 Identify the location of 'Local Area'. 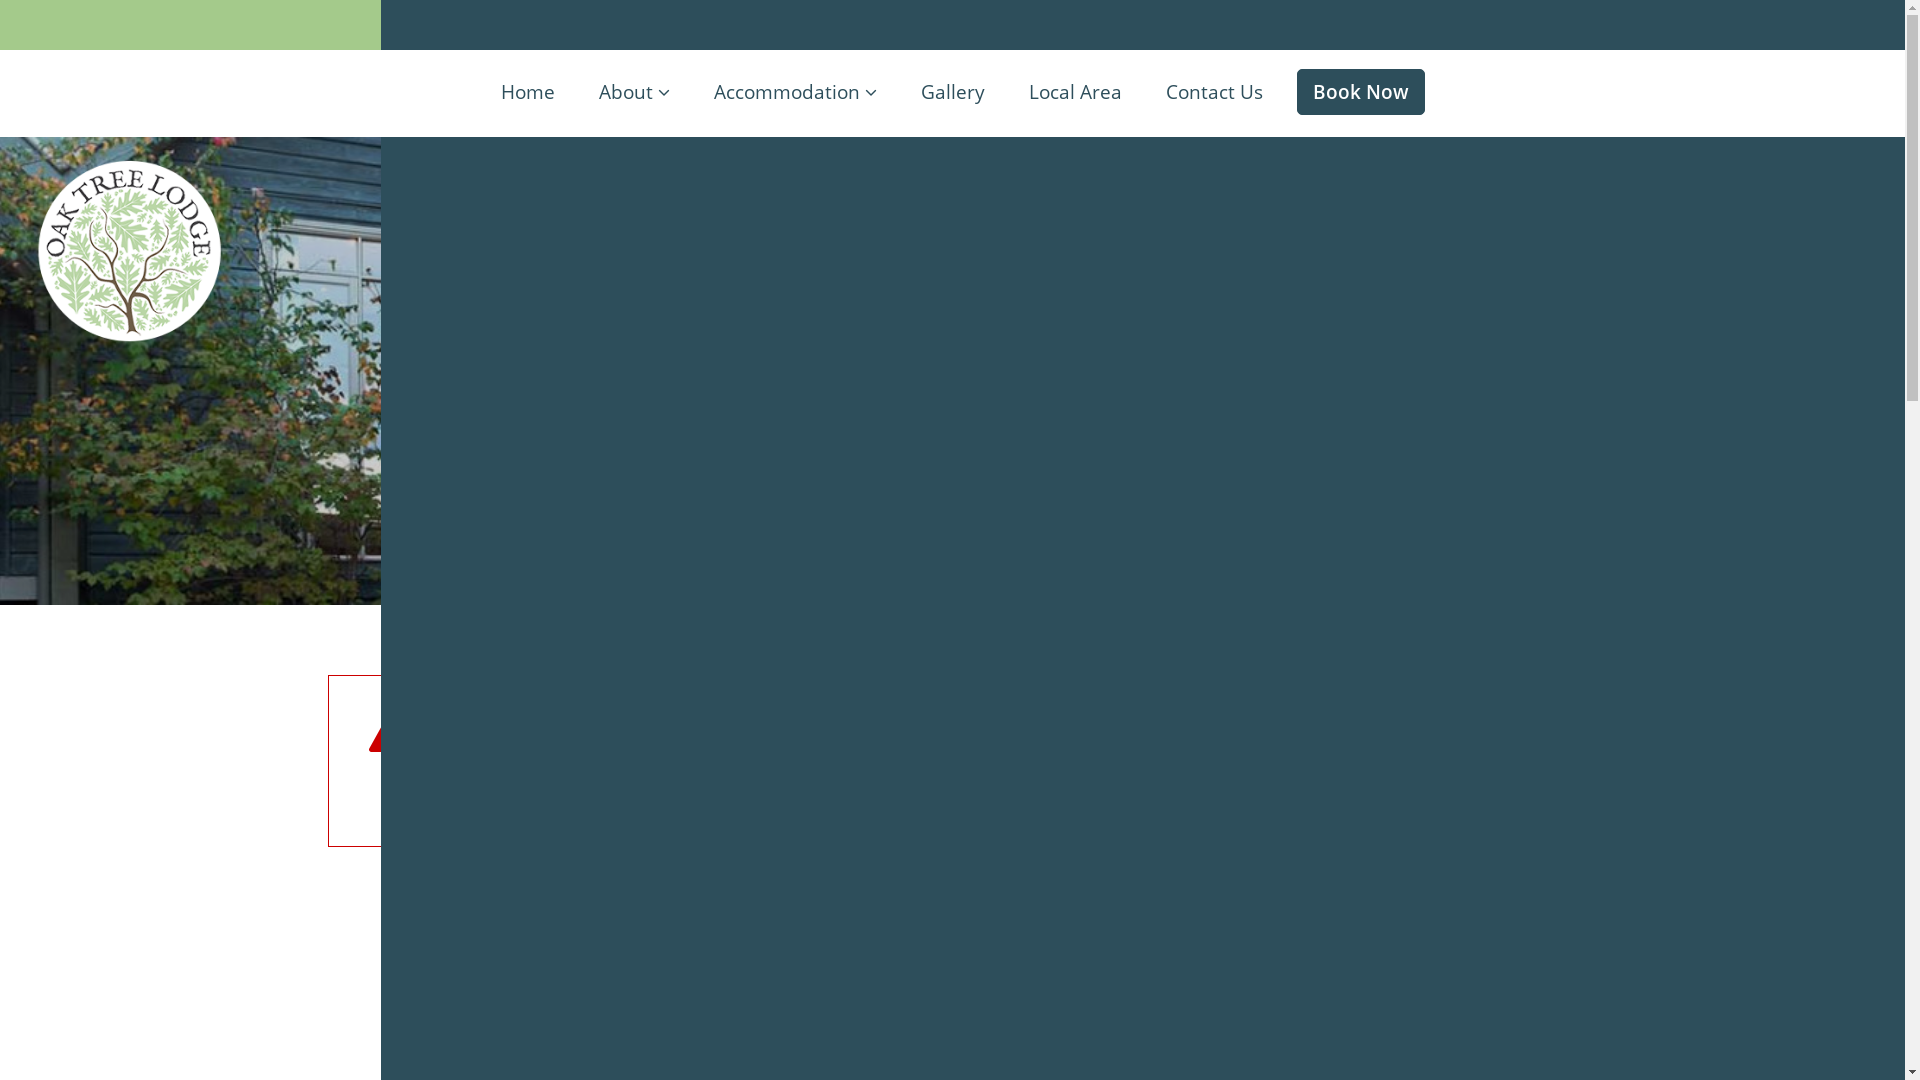
(1073, 93).